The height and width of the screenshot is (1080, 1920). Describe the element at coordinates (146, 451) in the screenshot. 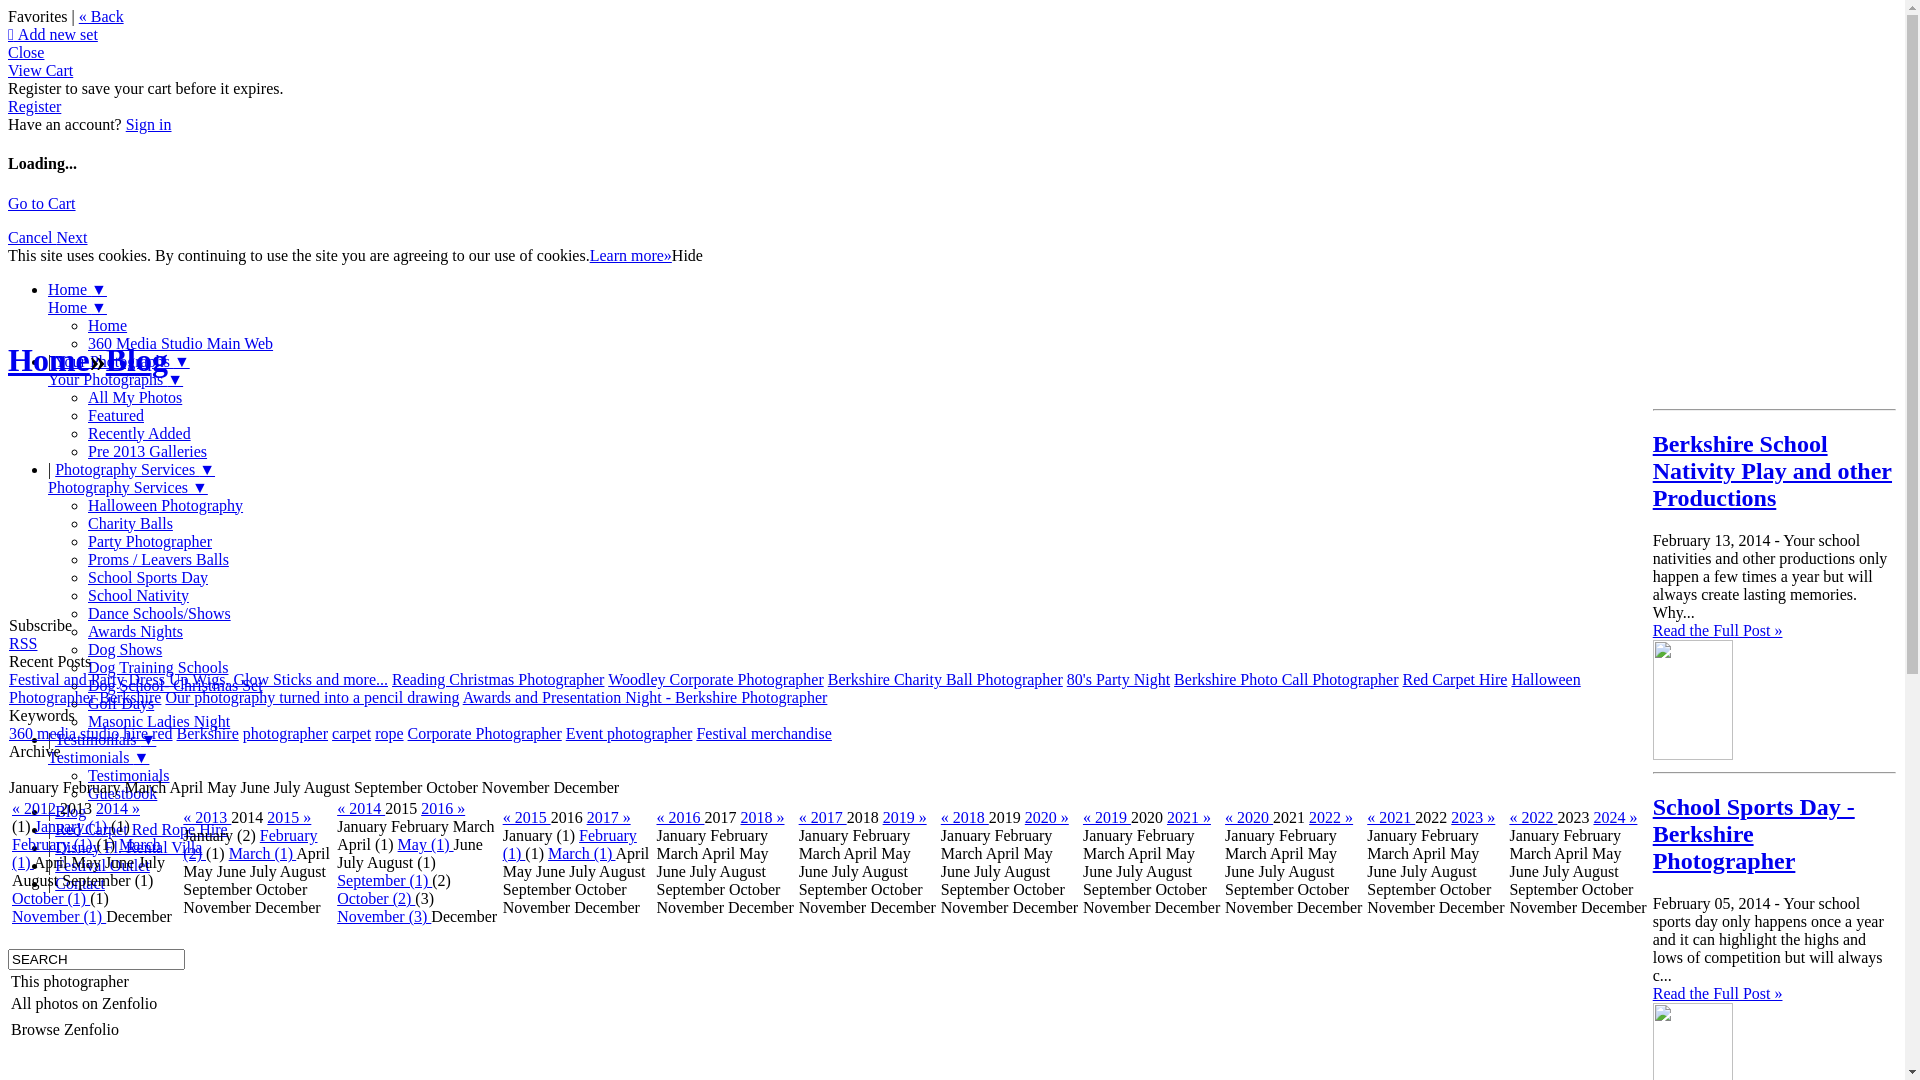

I see `'Pre 2013 Galleries'` at that location.